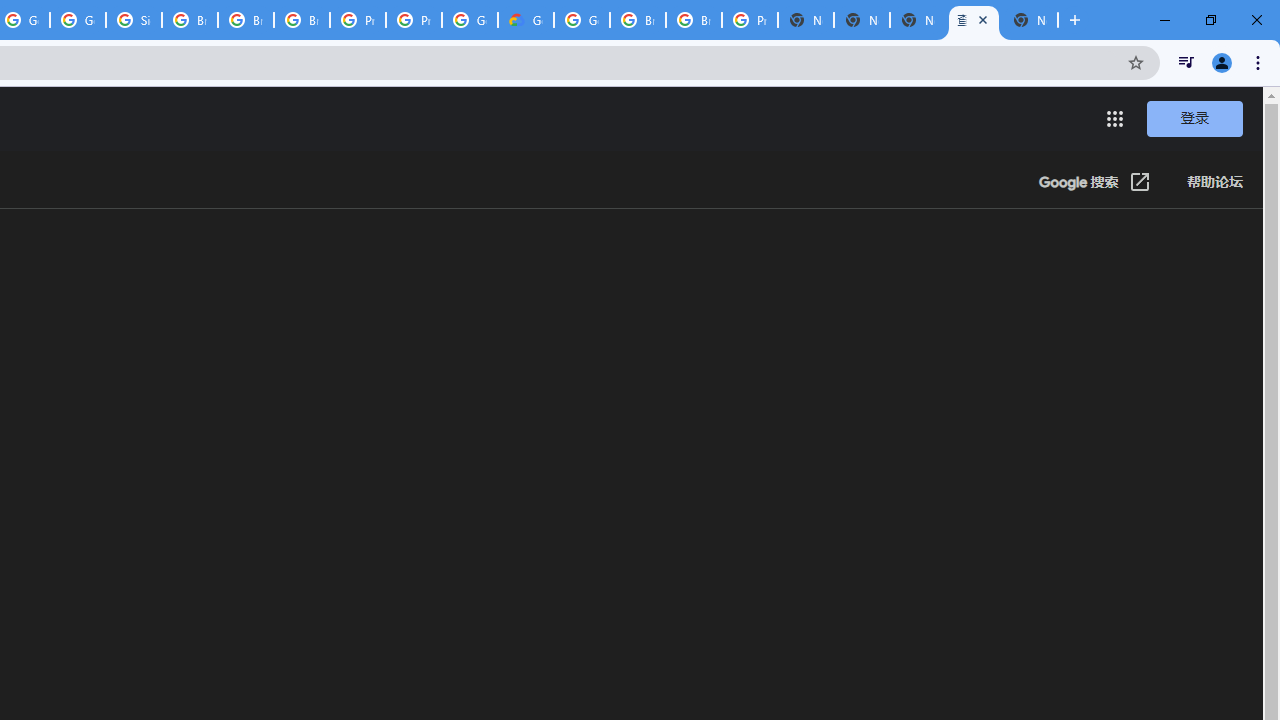 Image resolution: width=1280 pixels, height=720 pixels. What do you see at coordinates (1030, 20) in the screenshot?
I see `'New Tab'` at bounding box center [1030, 20].